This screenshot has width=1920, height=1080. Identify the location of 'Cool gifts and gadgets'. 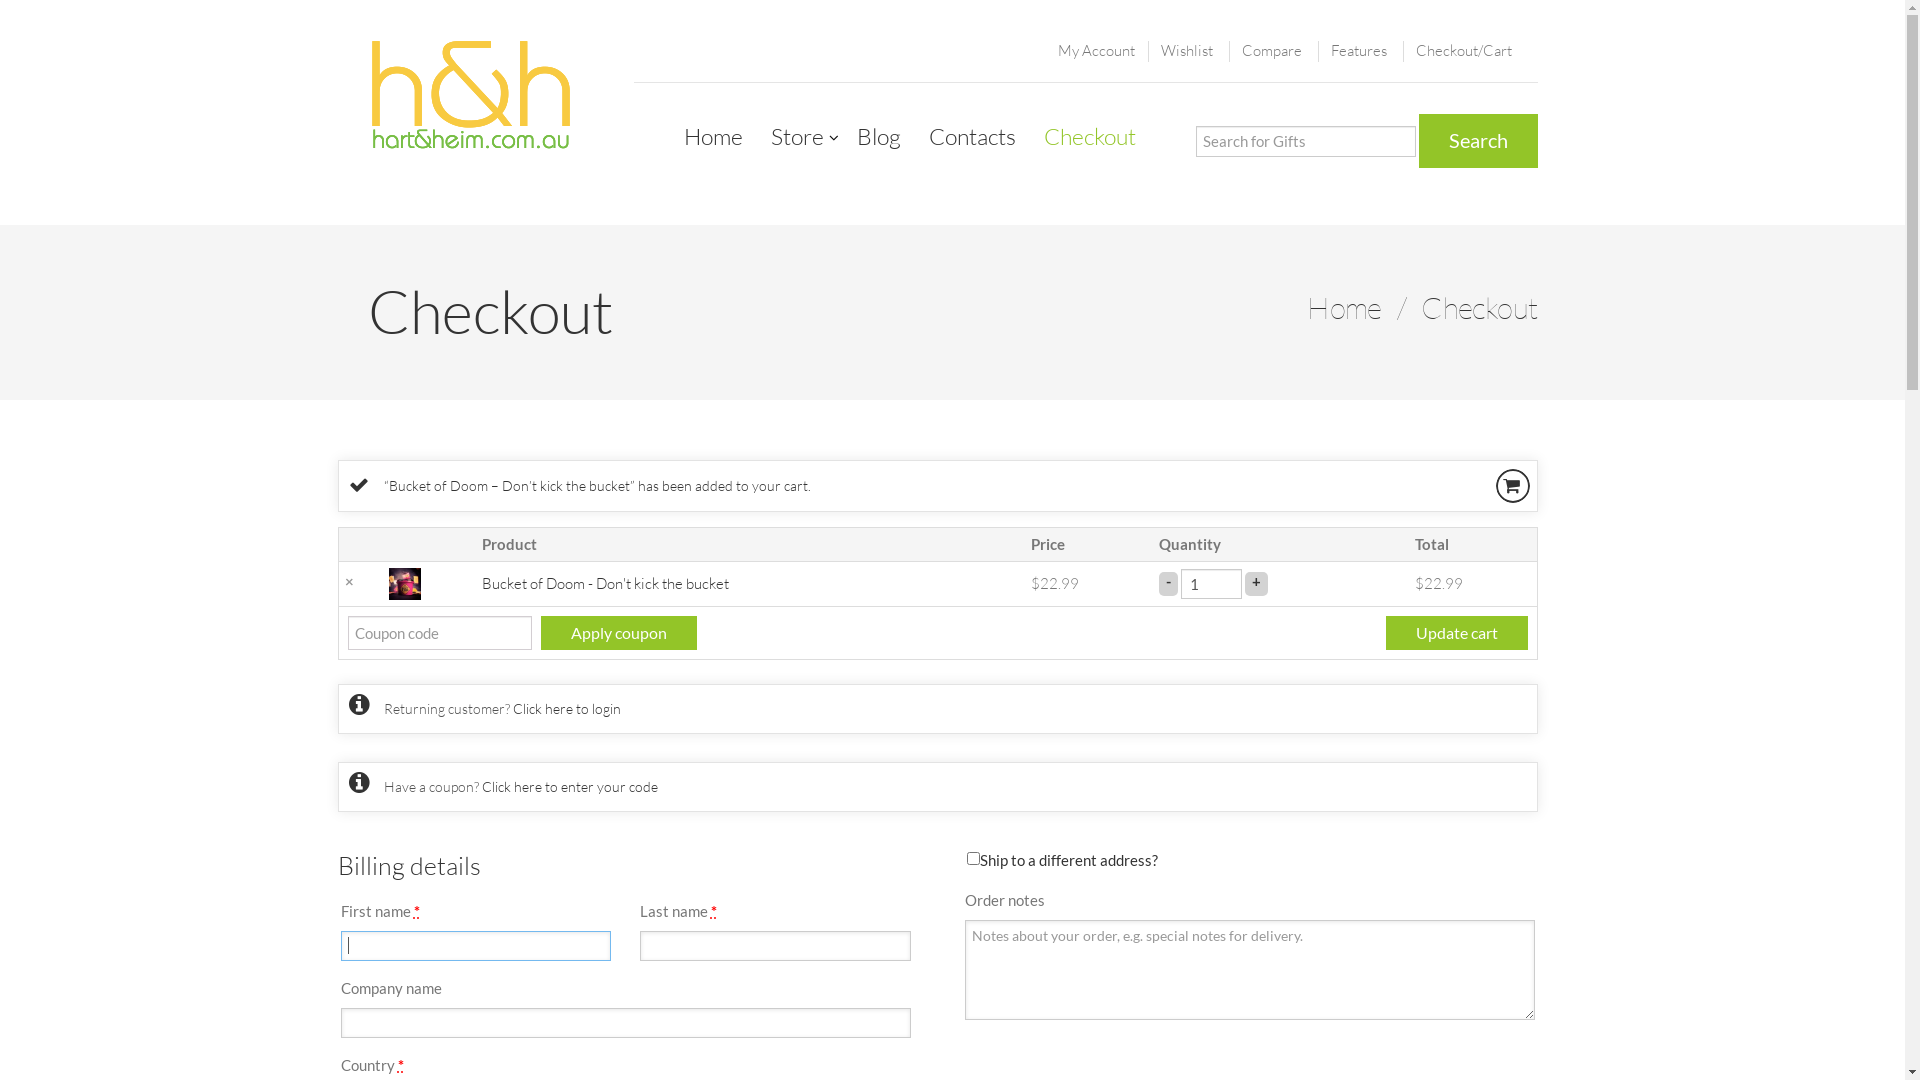
(469, 96).